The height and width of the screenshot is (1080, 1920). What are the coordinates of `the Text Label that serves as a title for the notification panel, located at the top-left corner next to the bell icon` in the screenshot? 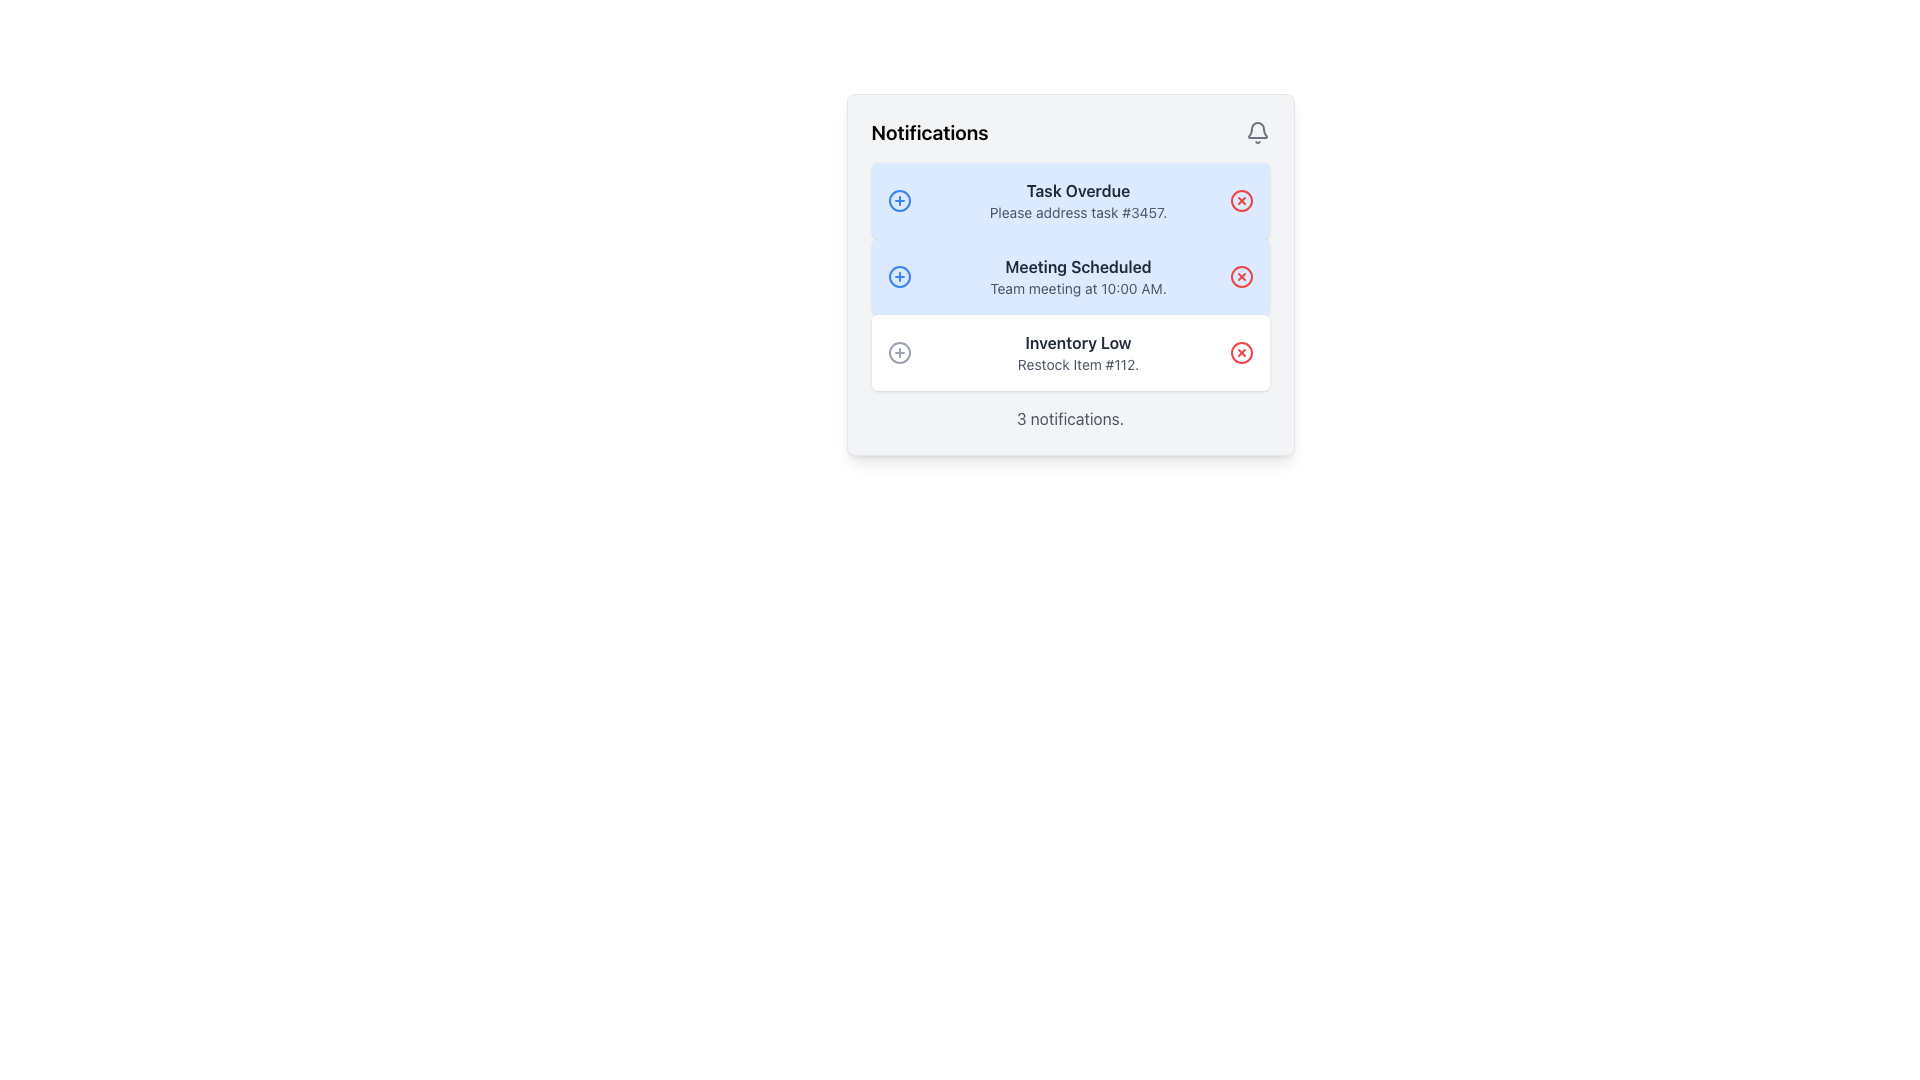 It's located at (929, 132).